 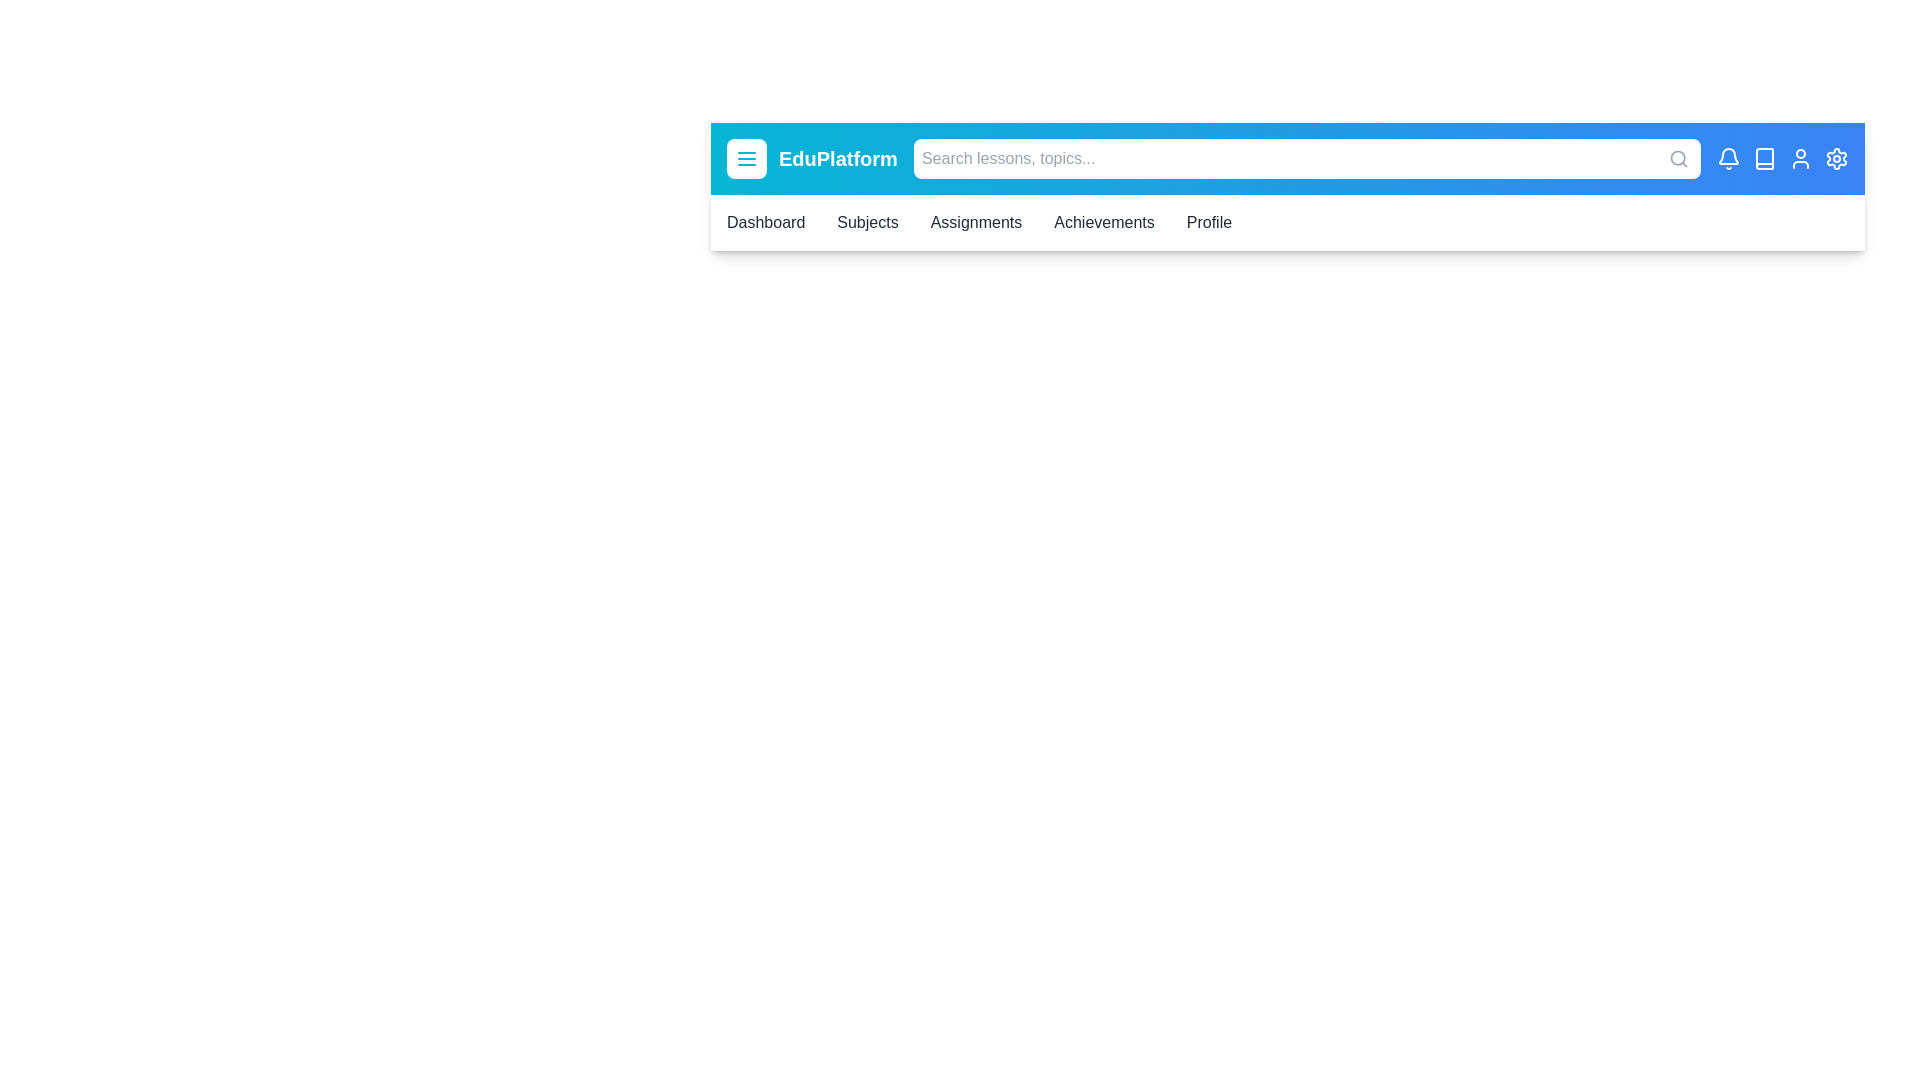 What do you see at coordinates (1103, 223) in the screenshot?
I see `the Achievements link in the navigation bar to navigate to the corresponding section` at bounding box center [1103, 223].